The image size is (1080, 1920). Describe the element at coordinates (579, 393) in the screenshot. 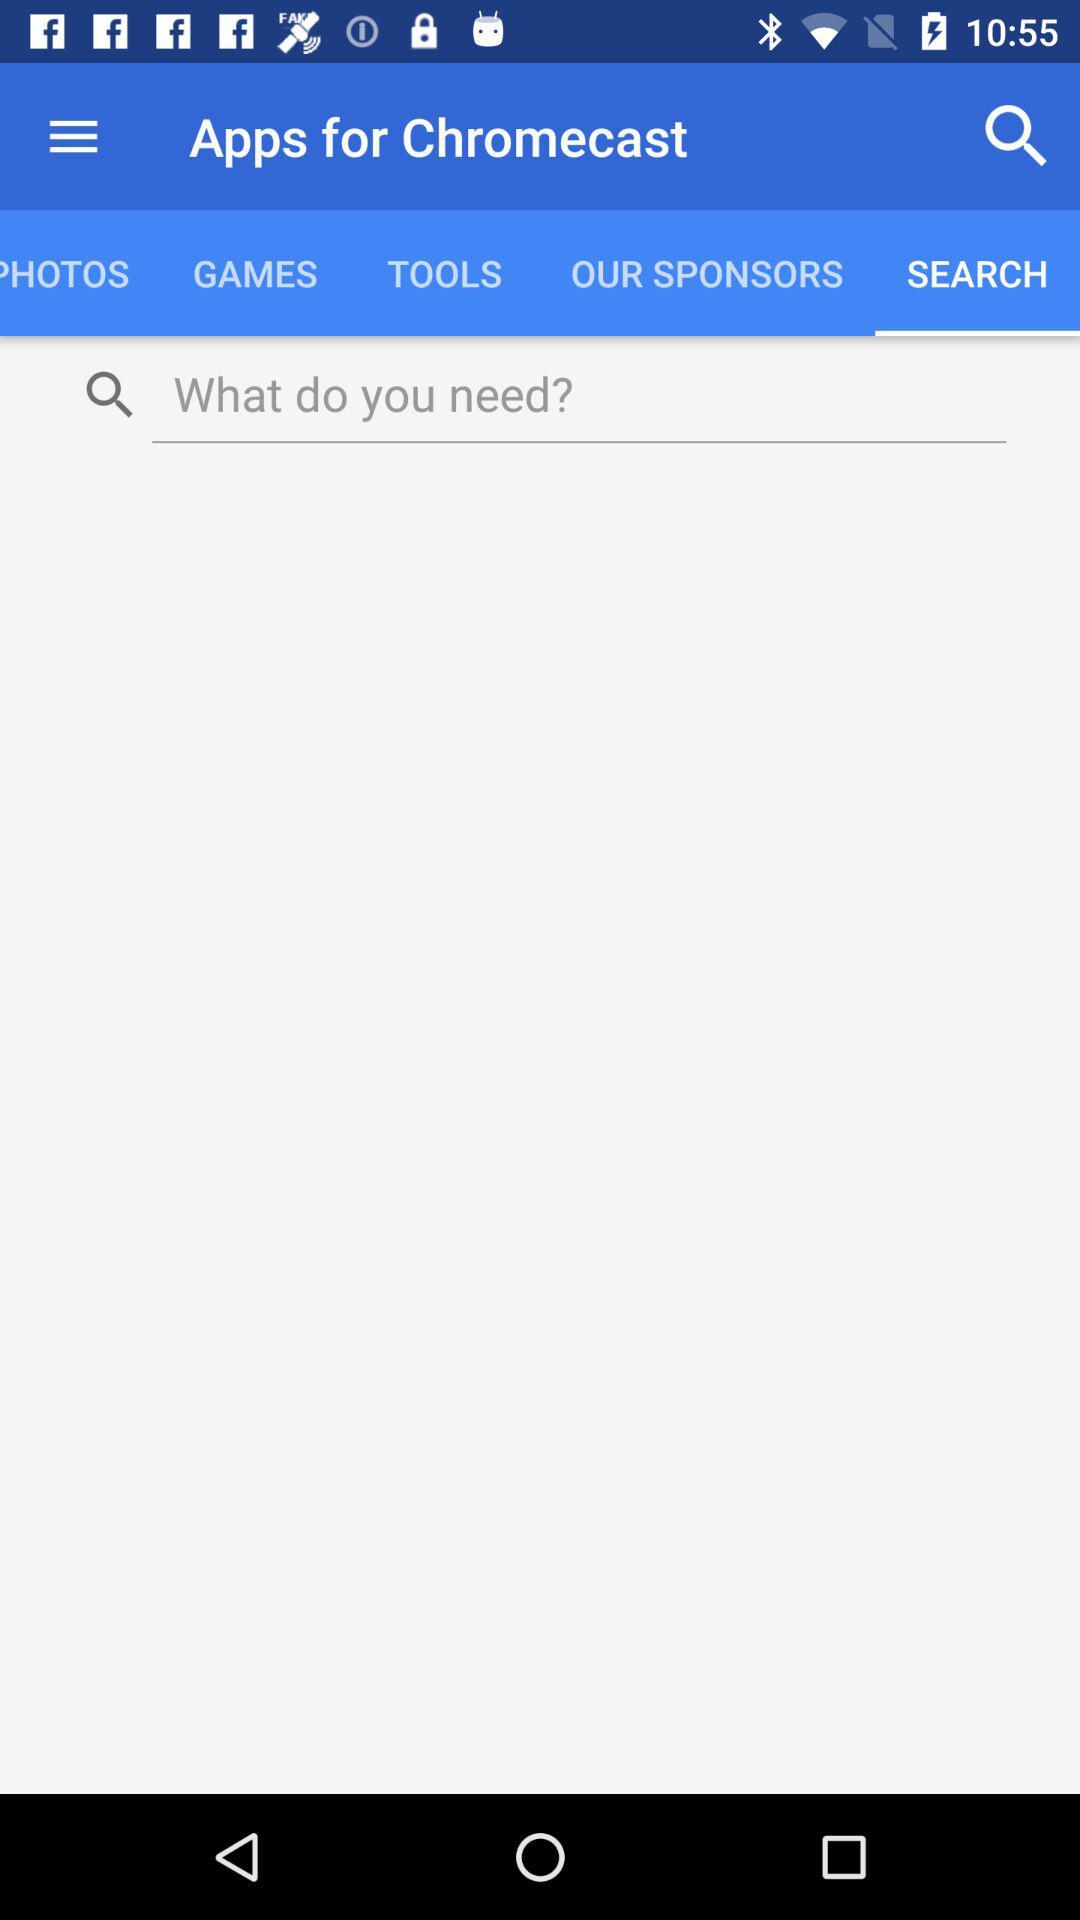

I see `icon below games item` at that location.